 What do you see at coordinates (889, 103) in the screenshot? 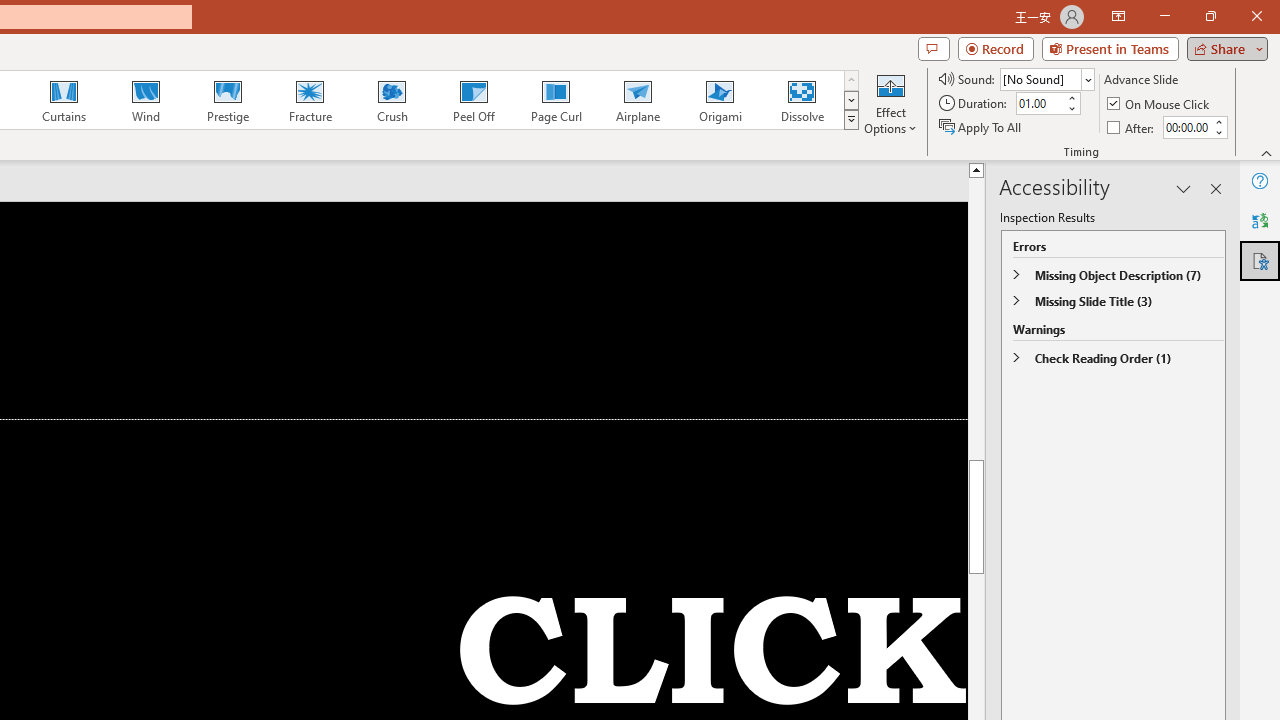
I see `'Effect Options'` at bounding box center [889, 103].